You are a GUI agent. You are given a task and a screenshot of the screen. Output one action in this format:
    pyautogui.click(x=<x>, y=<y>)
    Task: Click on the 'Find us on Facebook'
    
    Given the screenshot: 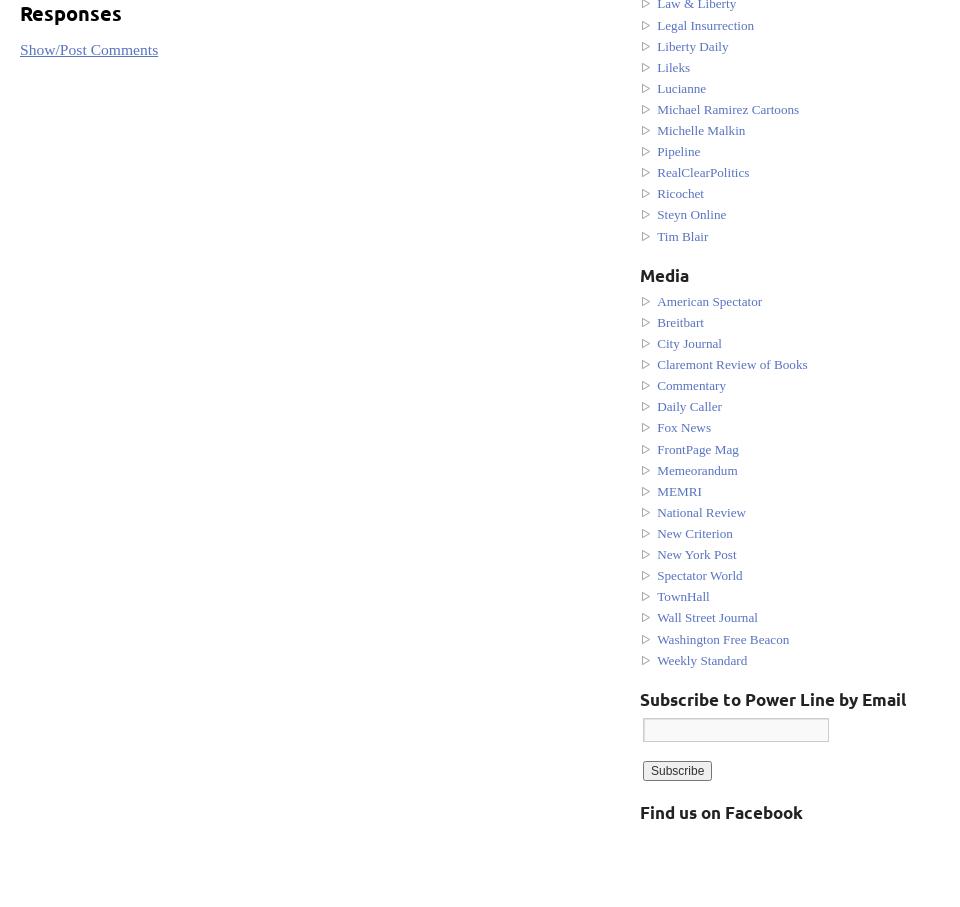 What is the action you would take?
    pyautogui.click(x=720, y=812)
    